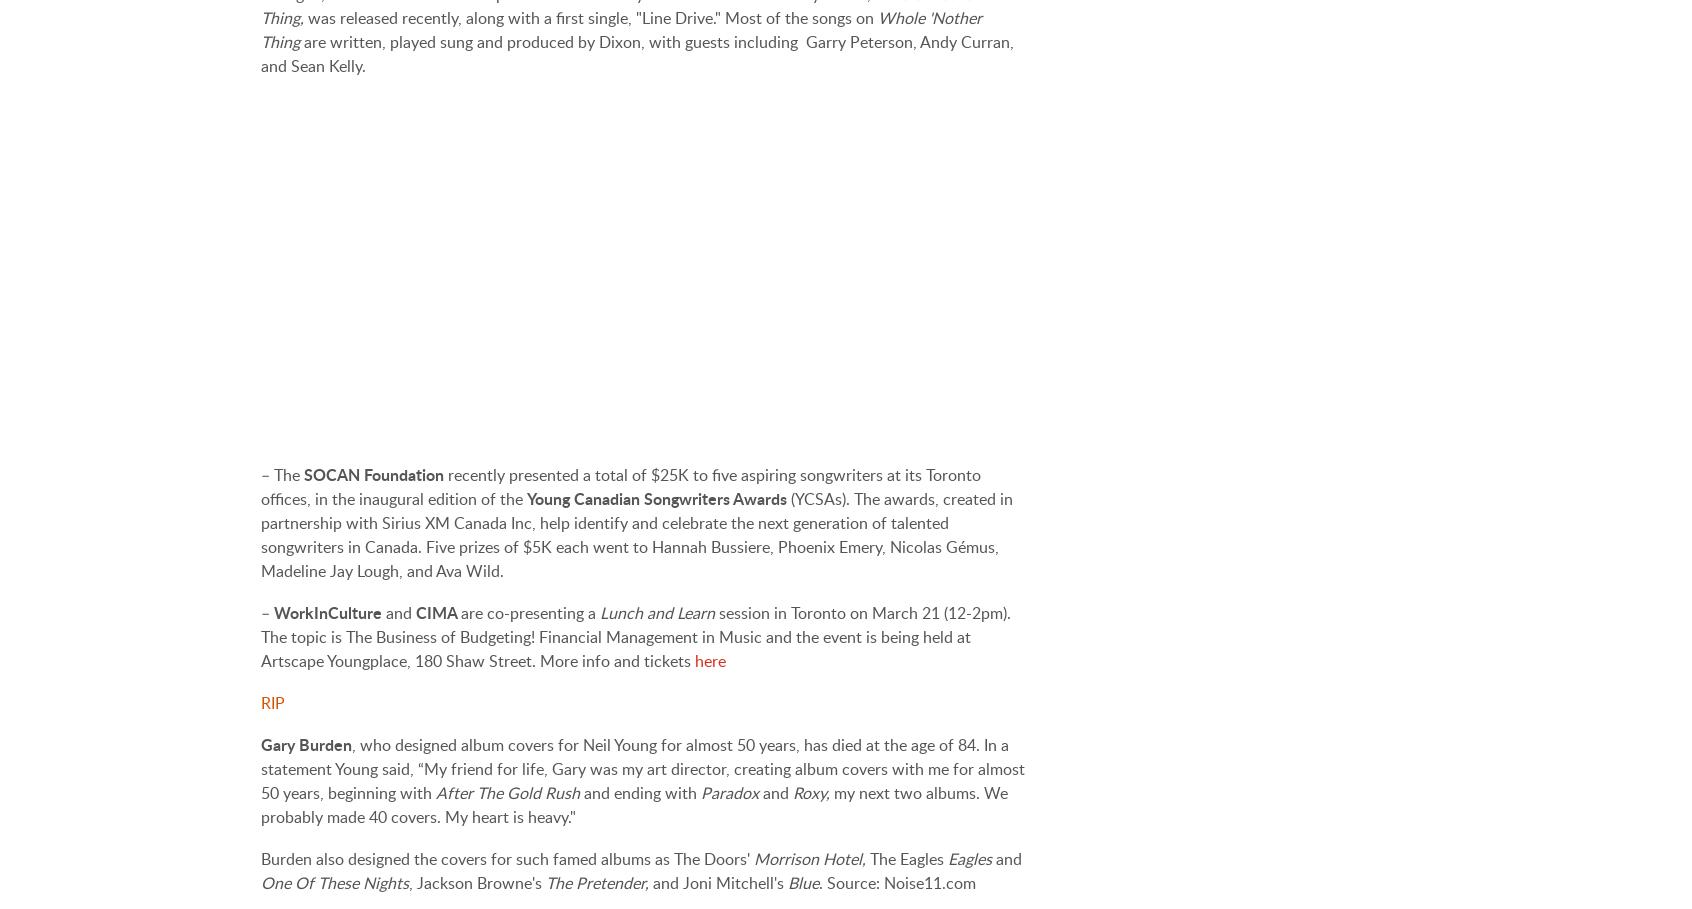  What do you see at coordinates (709, 660) in the screenshot?
I see `'here'` at bounding box center [709, 660].